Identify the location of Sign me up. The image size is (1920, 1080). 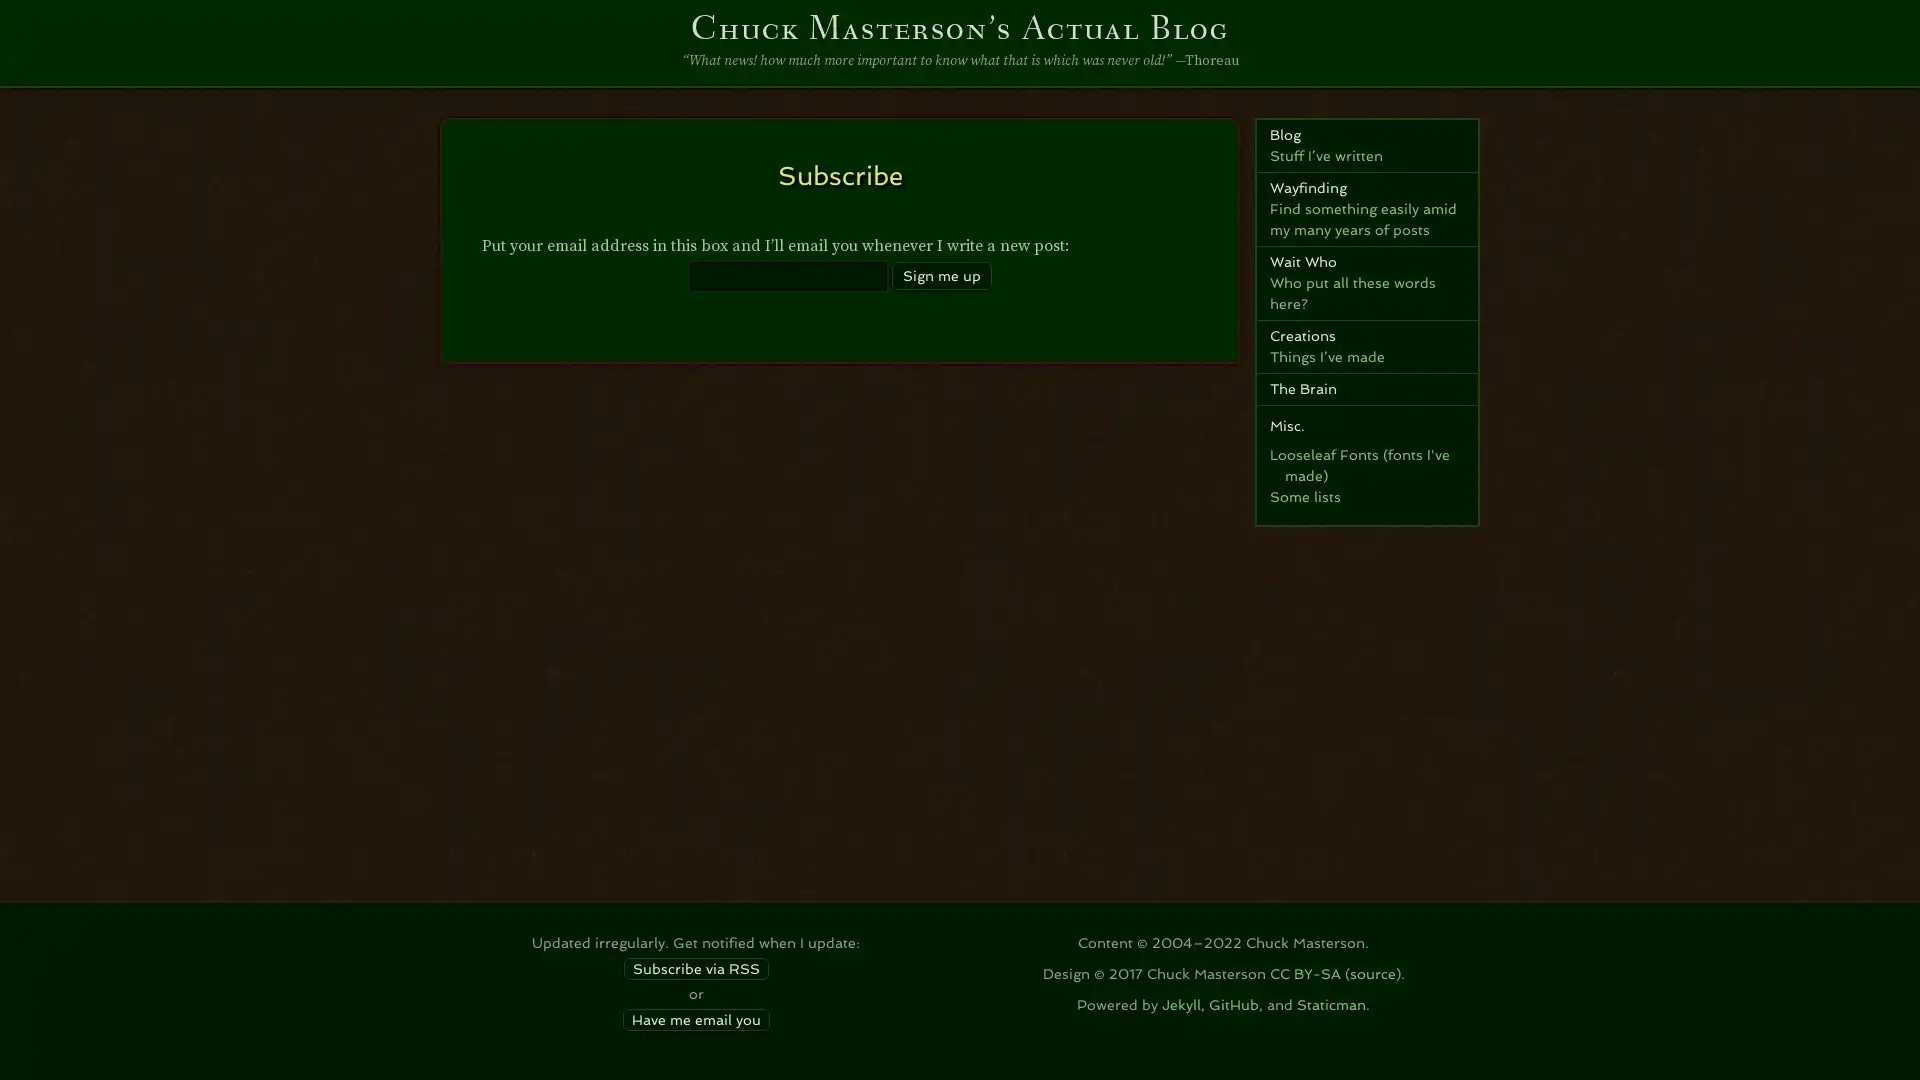
(939, 274).